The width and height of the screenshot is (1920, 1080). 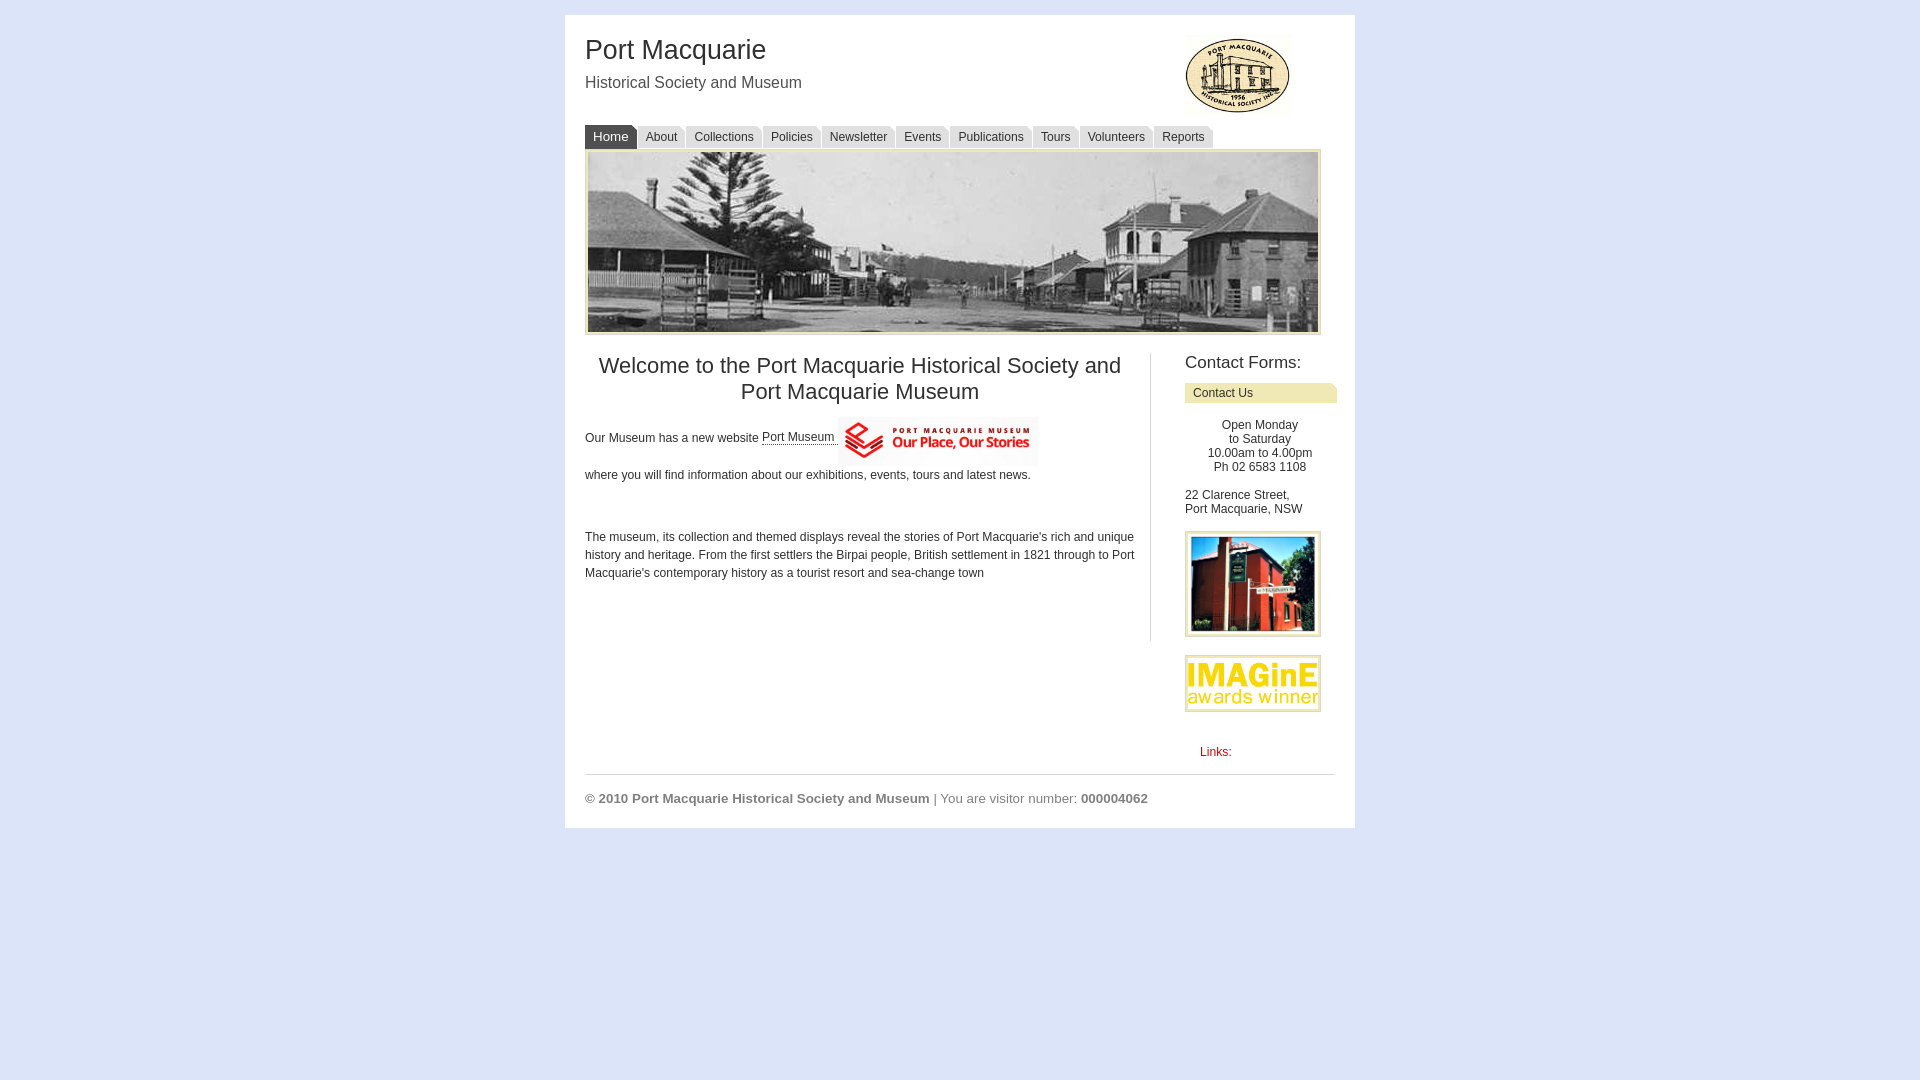 What do you see at coordinates (609, 136) in the screenshot?
I see `'Home'` at bounding box center [609, 136].